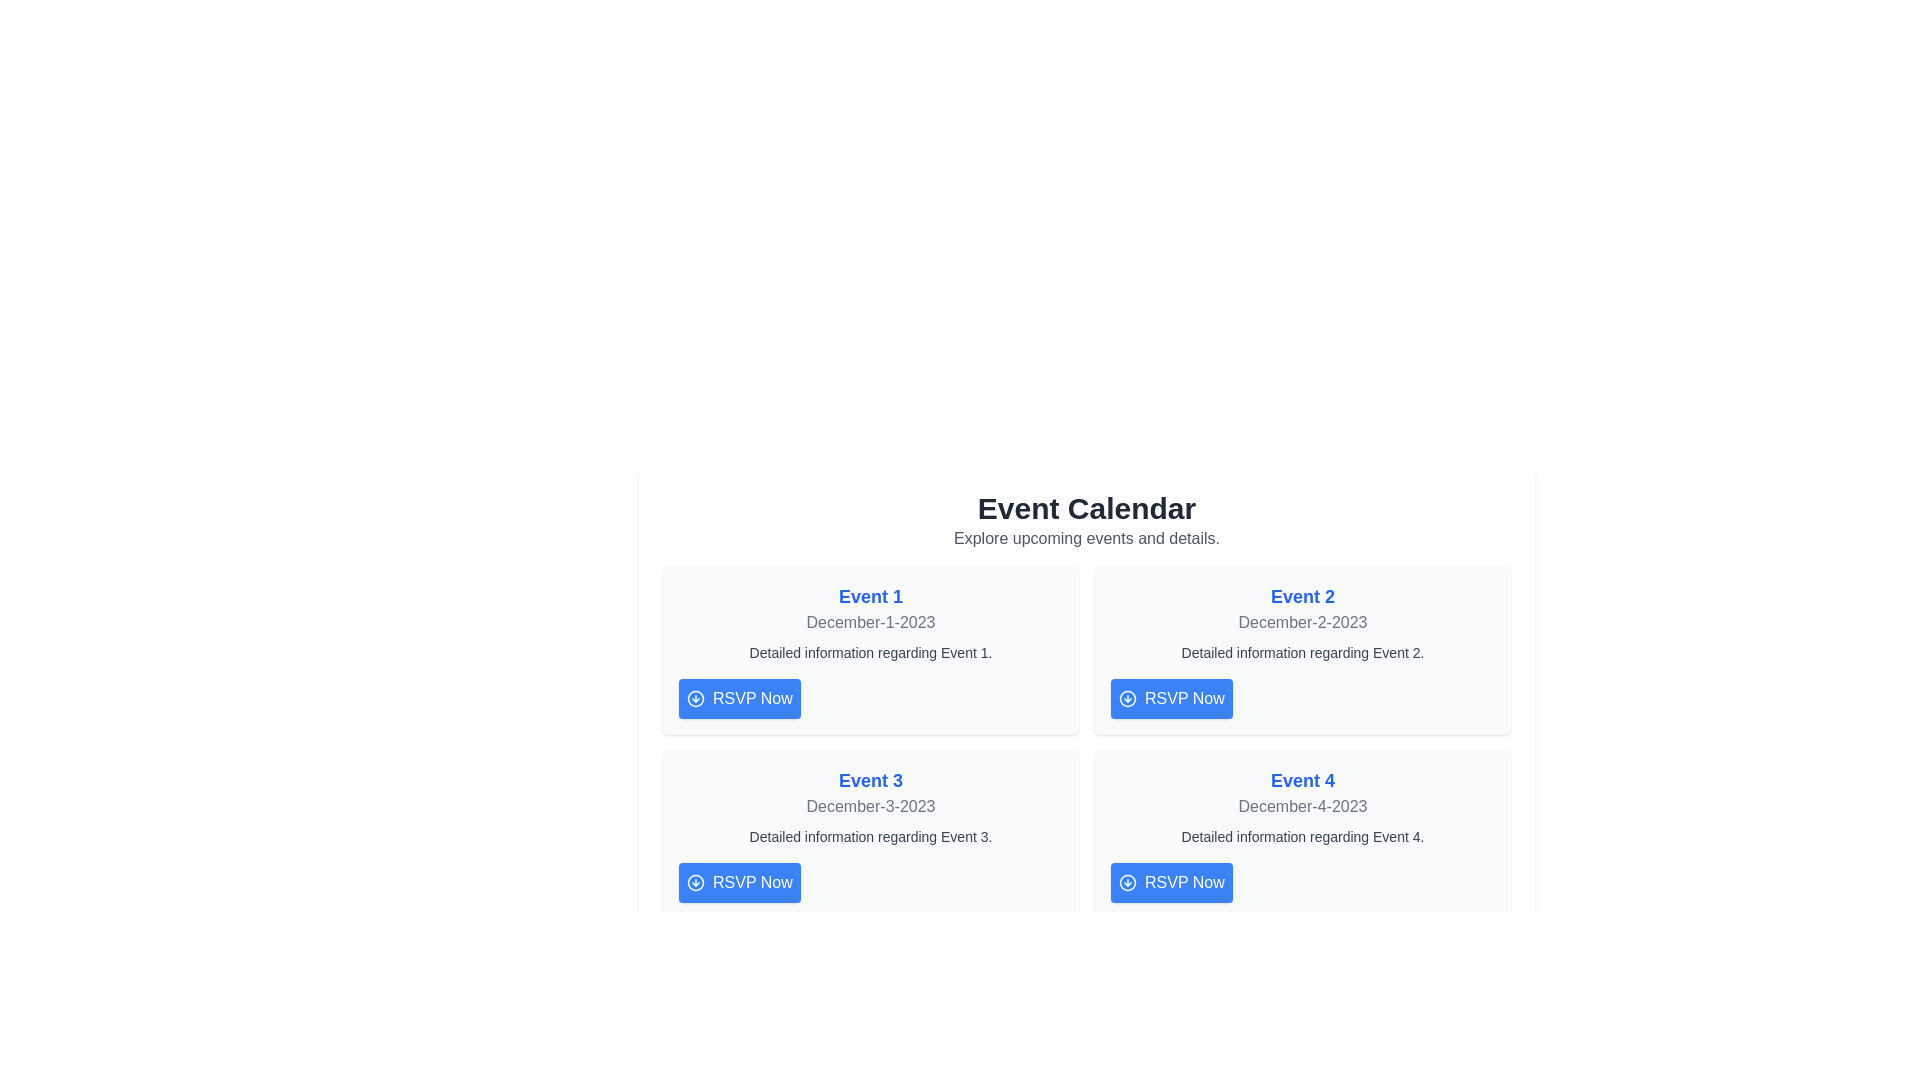 The height and width of the screenshot is (1080, 1920). What do you see at coordinates (870, 622) in the screenshot?
I see `text label displaying the date 'December-1-2023' associated with Event 1, which is located below the title 'Event 1' and above the event description` at bounding box center [870, 622].